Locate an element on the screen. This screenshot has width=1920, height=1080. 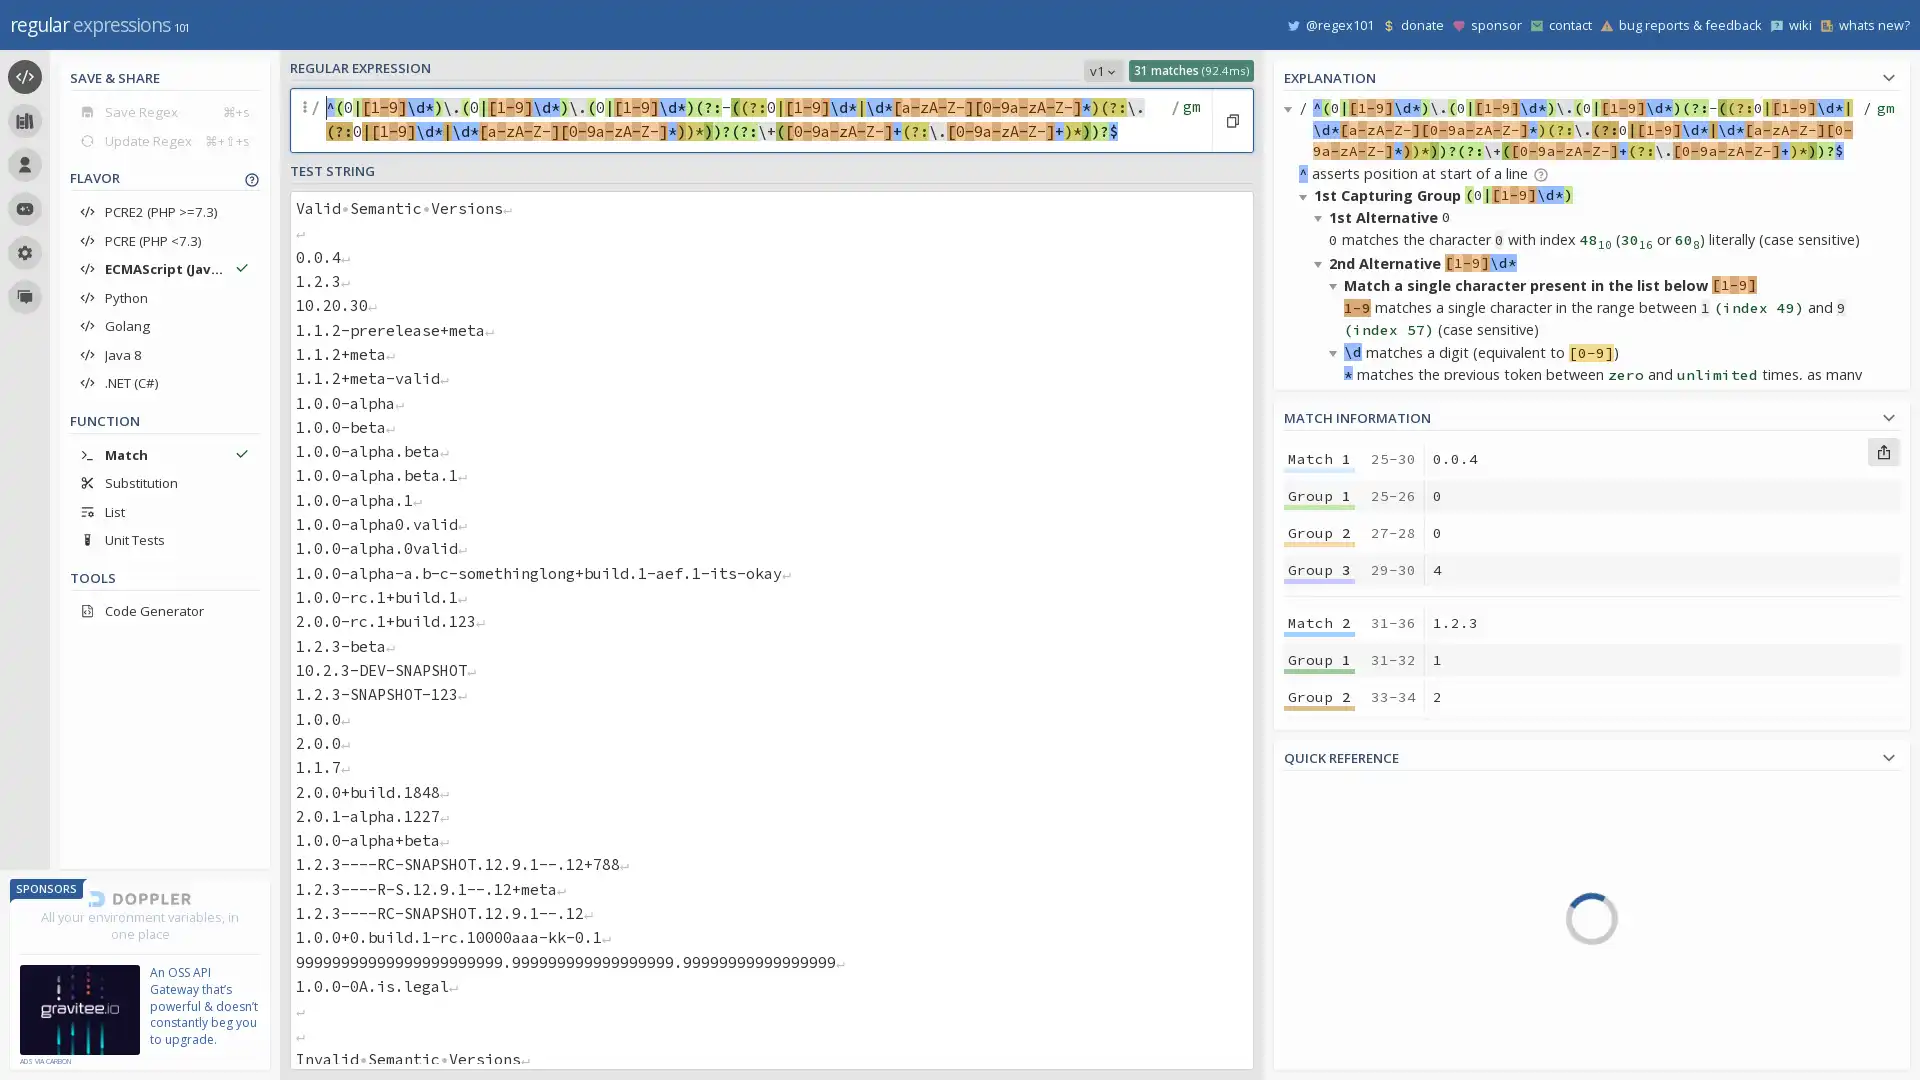
Collapse Subtree is located at coordinates (1336, 532).